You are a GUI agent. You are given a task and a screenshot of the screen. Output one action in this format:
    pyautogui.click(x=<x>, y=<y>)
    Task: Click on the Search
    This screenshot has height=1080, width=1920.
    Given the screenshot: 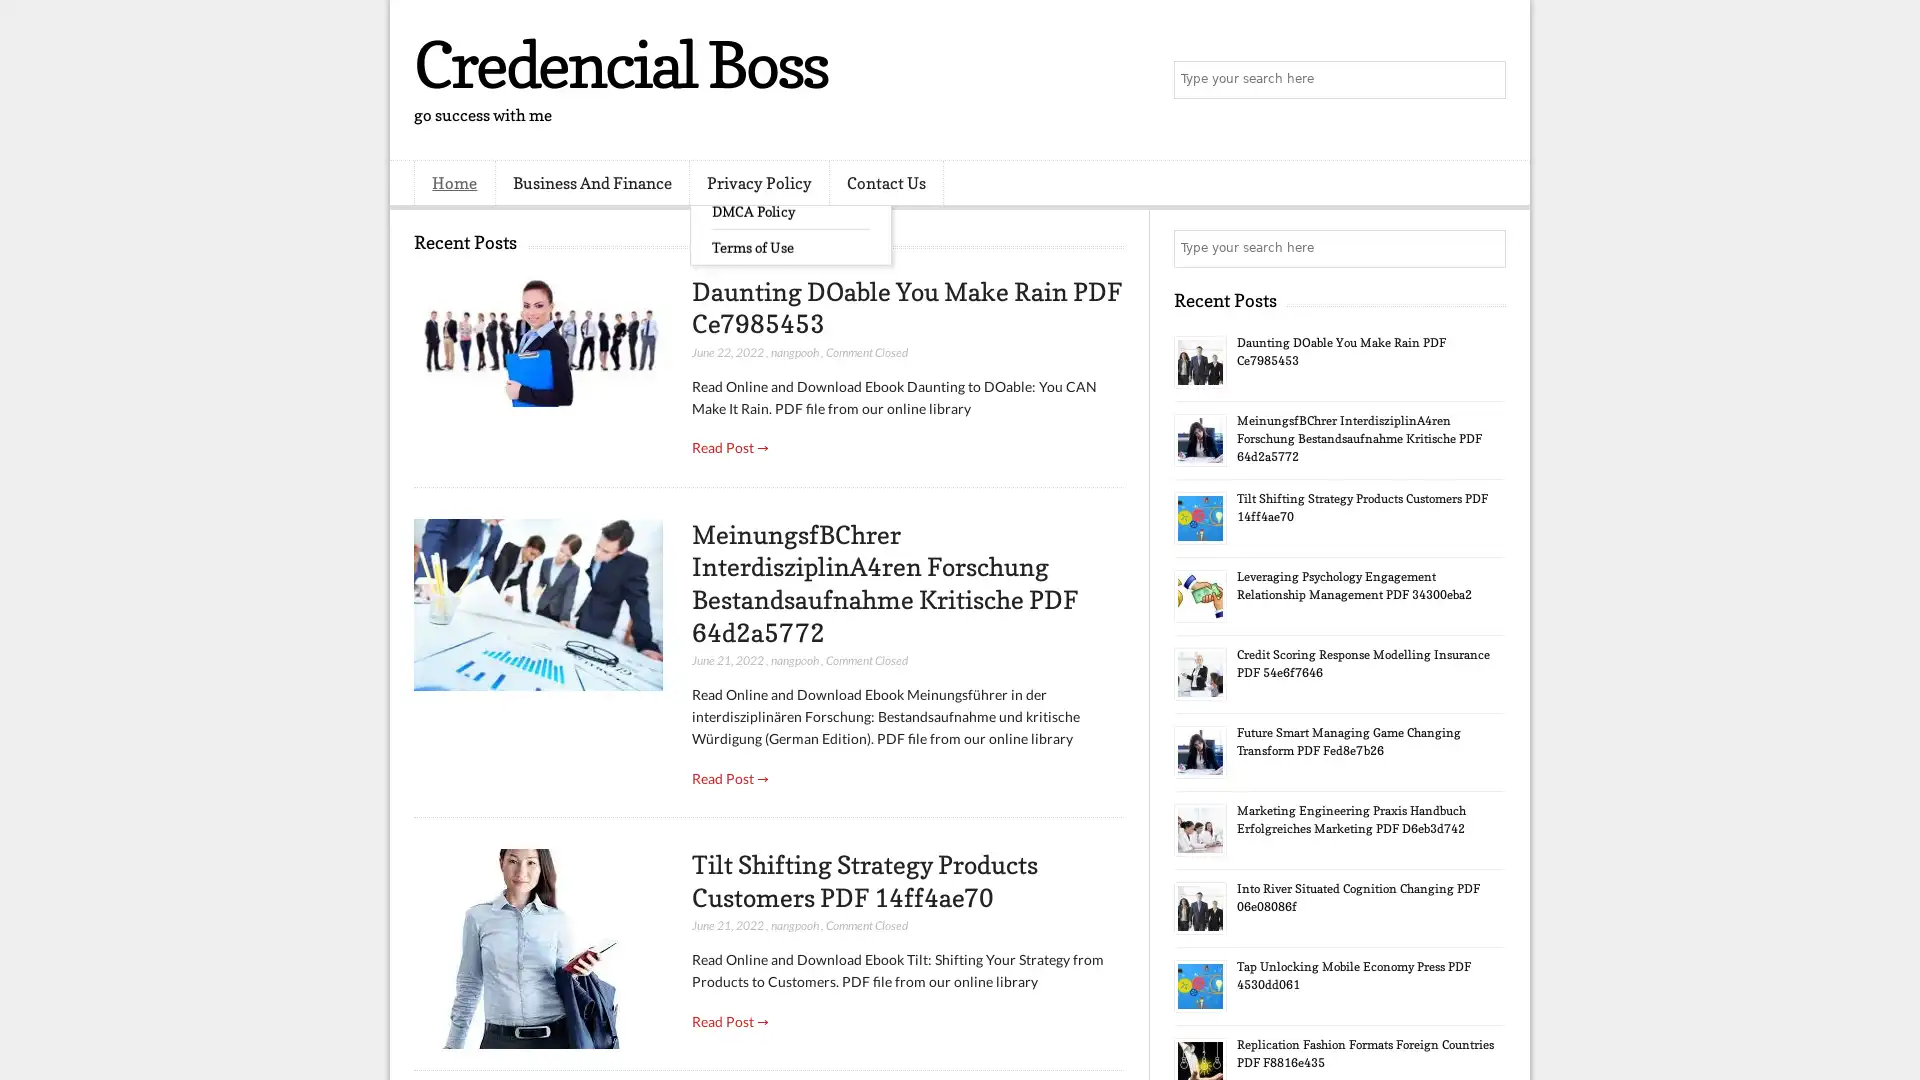 What is the action you would take?
    pyautogui.click(x=1485, y=80)
    